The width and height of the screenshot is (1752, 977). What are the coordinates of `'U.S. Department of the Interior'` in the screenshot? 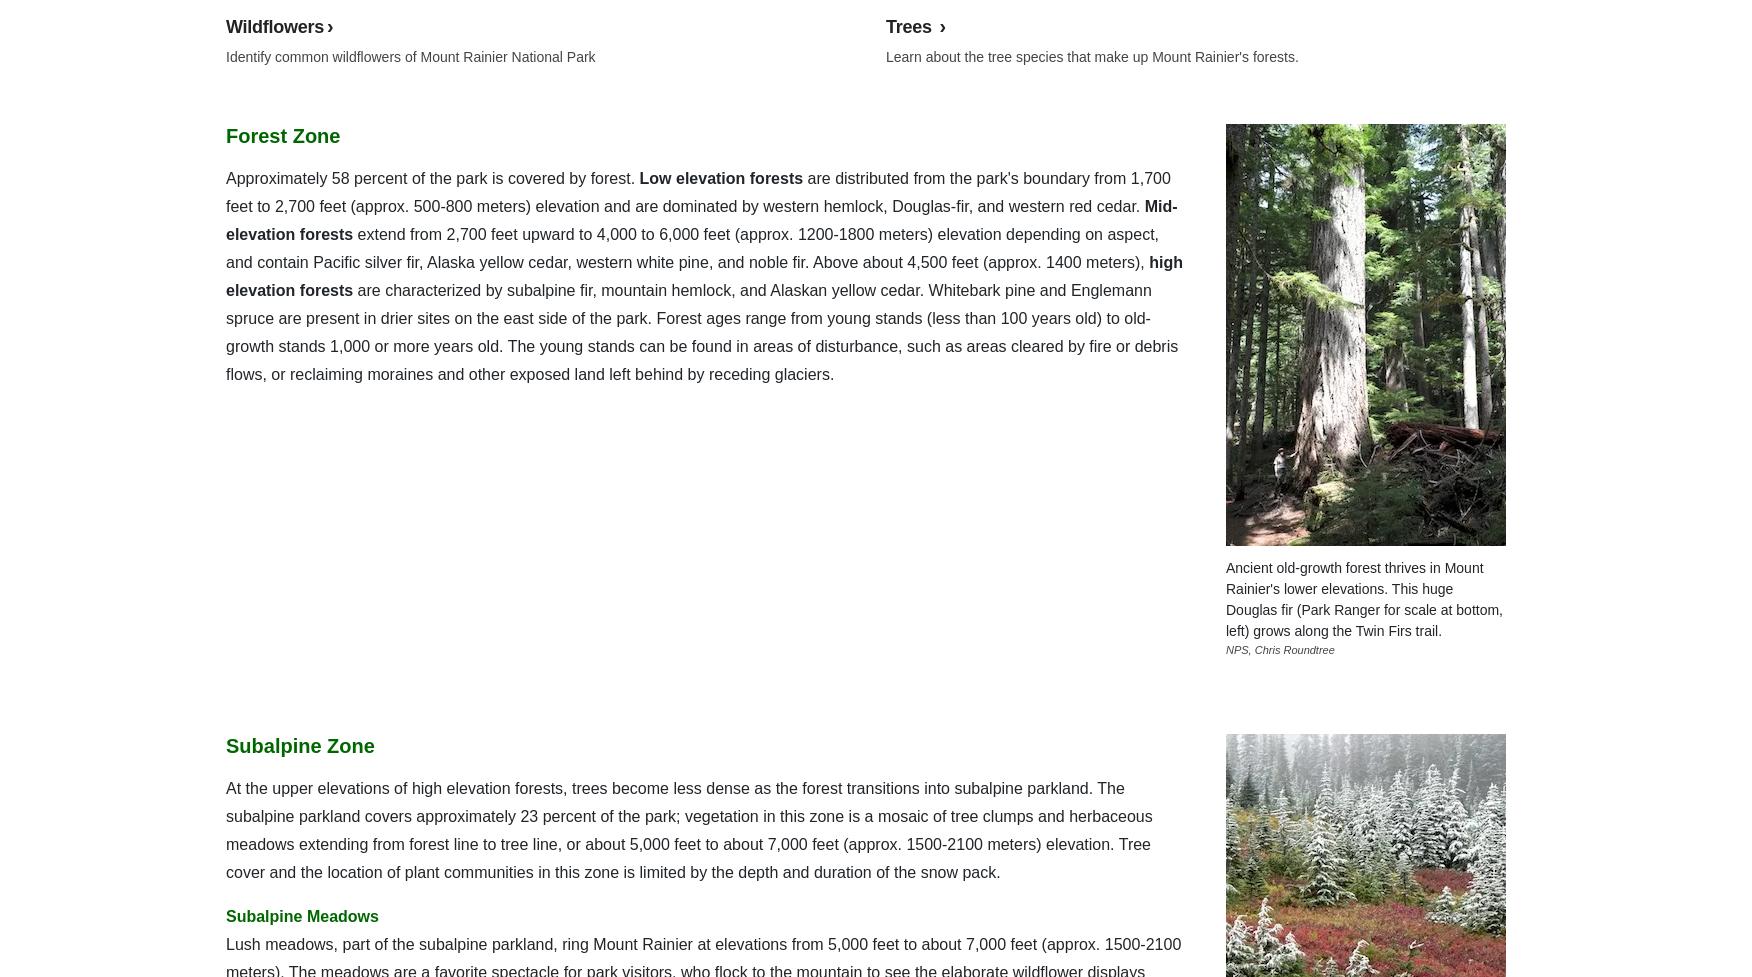 It's located at (1373, 47).